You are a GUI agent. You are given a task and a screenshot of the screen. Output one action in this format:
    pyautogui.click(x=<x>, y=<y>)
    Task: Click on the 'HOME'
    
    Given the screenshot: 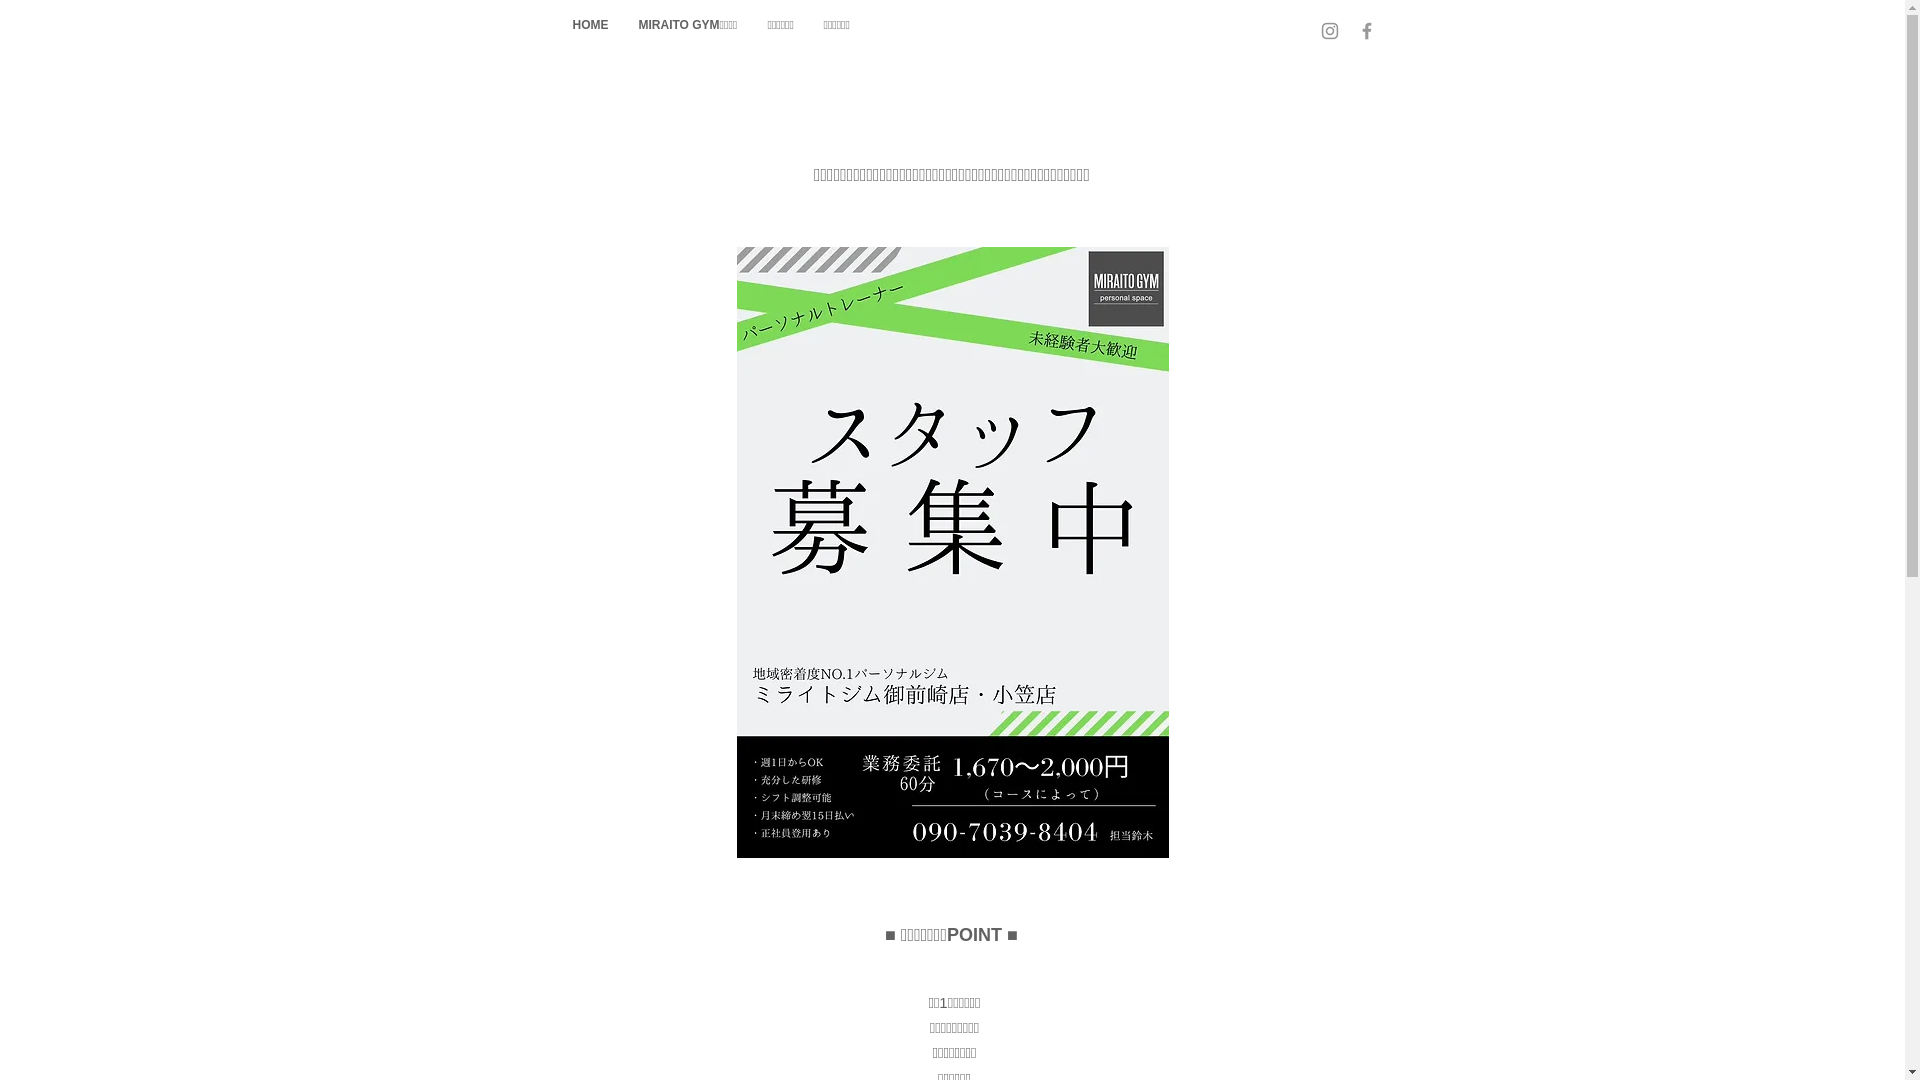 What is the action you would take?
    pyautogui.click(x=589, y=24)
    